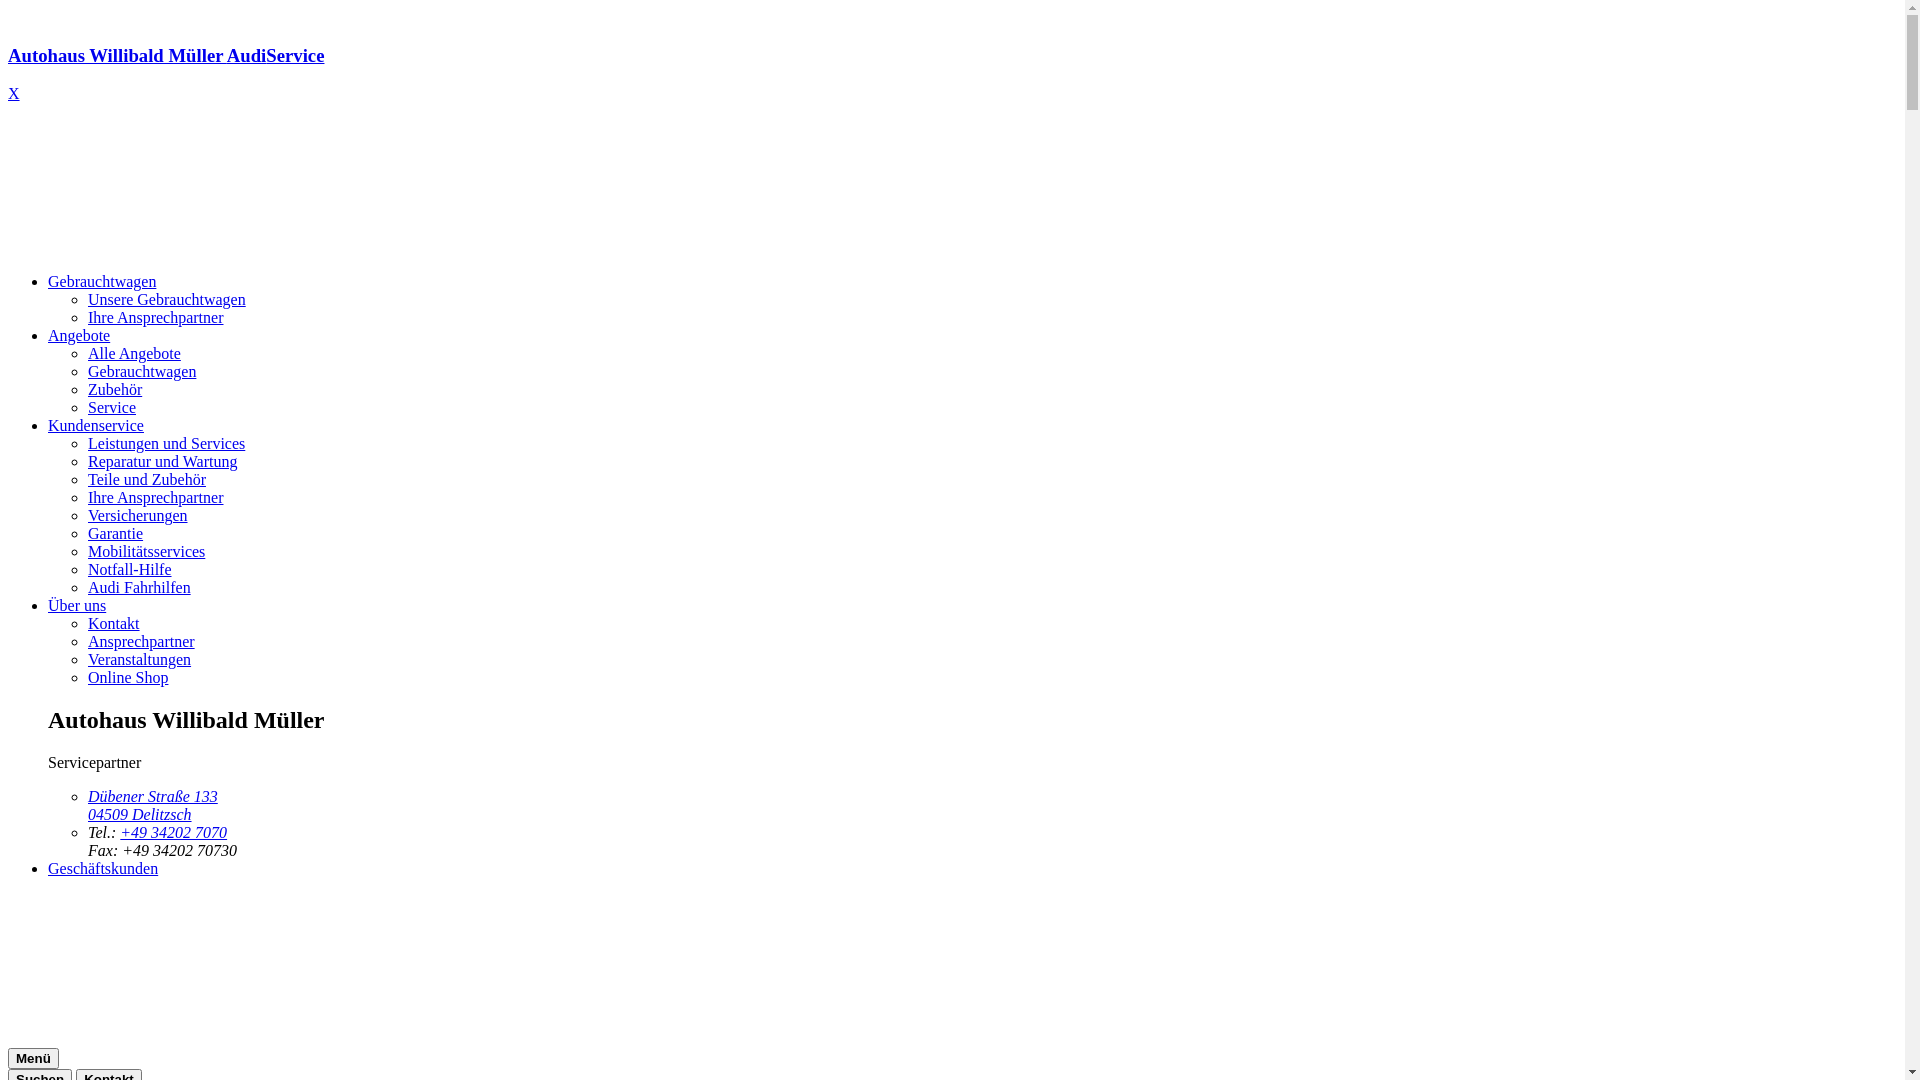 Image resolution: width=1920 pixels, height=1080 pixels. Describe the element at coordinates (100, 281) in the screenshot. I see `'Gebrauchtwagen'` at that location.